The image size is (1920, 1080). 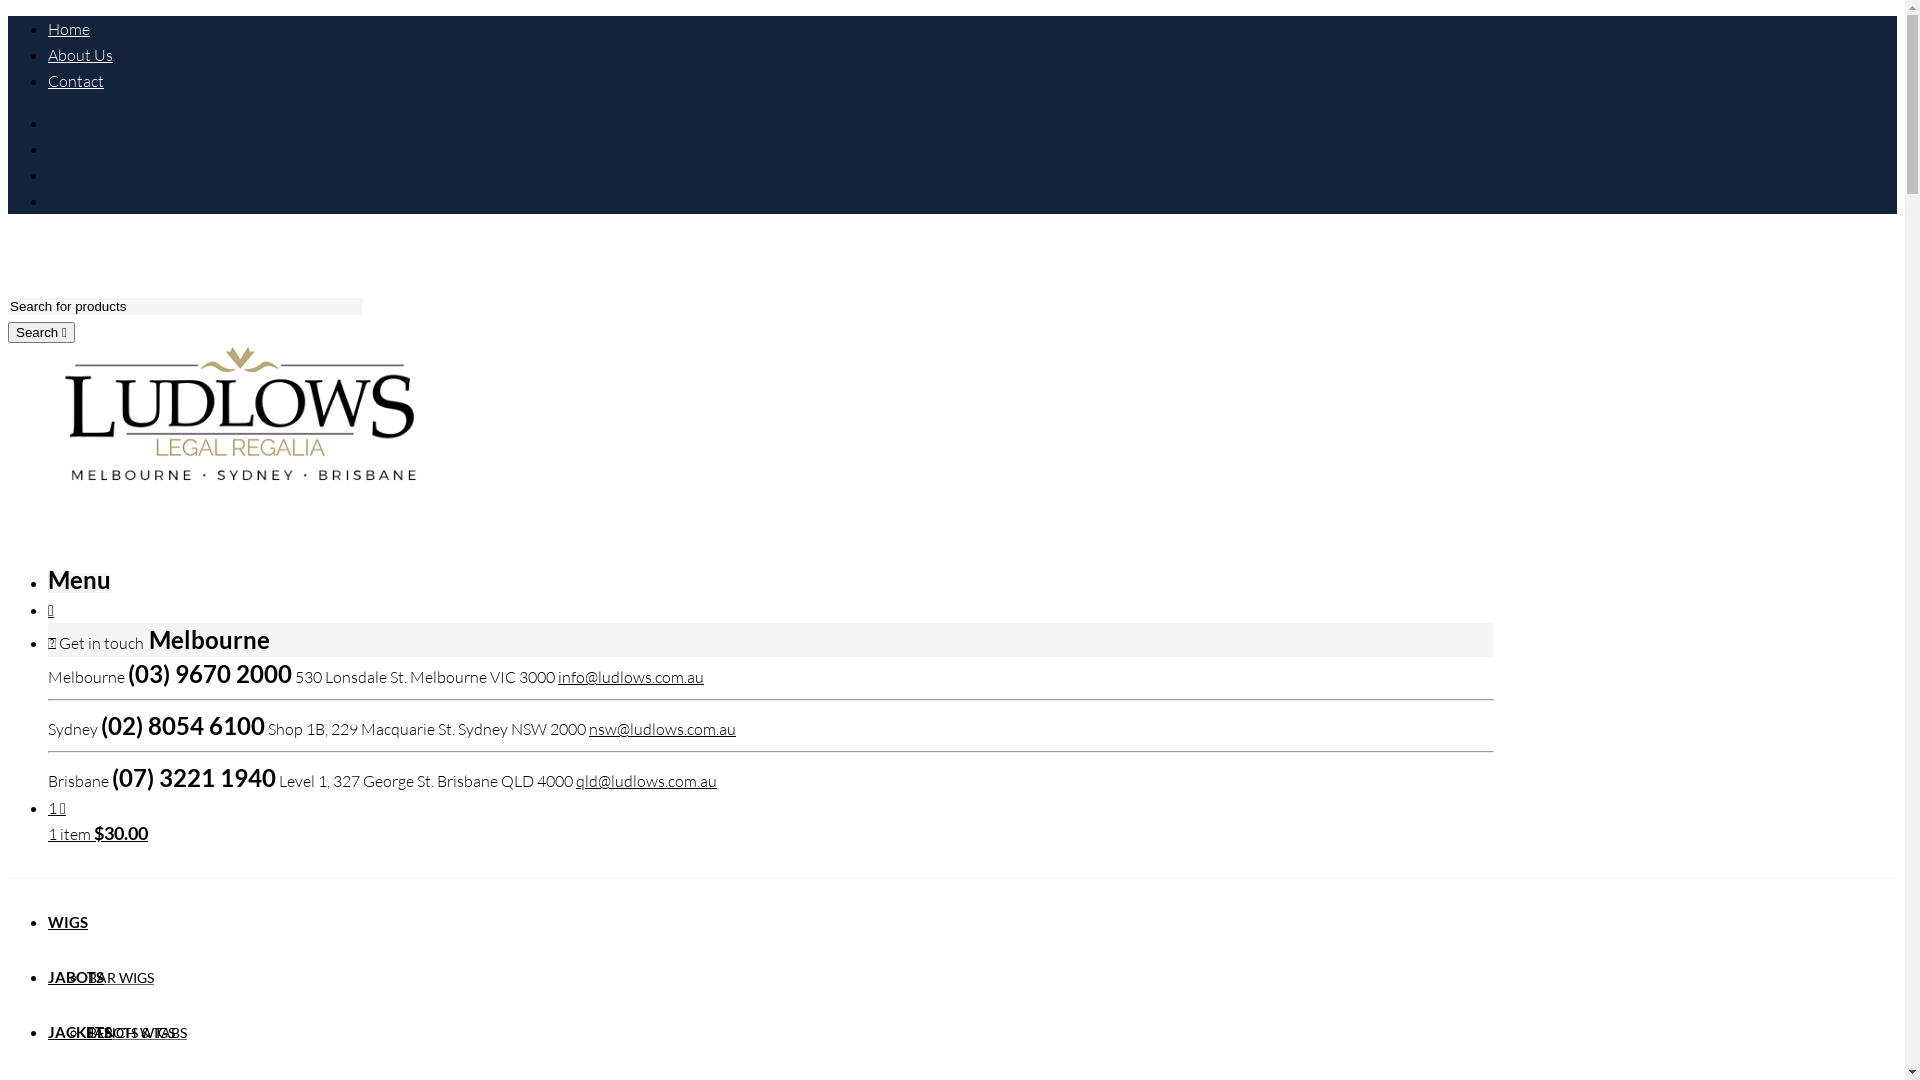 I want to click on 'BENCH WIGS', so click(x=130, y=1032).